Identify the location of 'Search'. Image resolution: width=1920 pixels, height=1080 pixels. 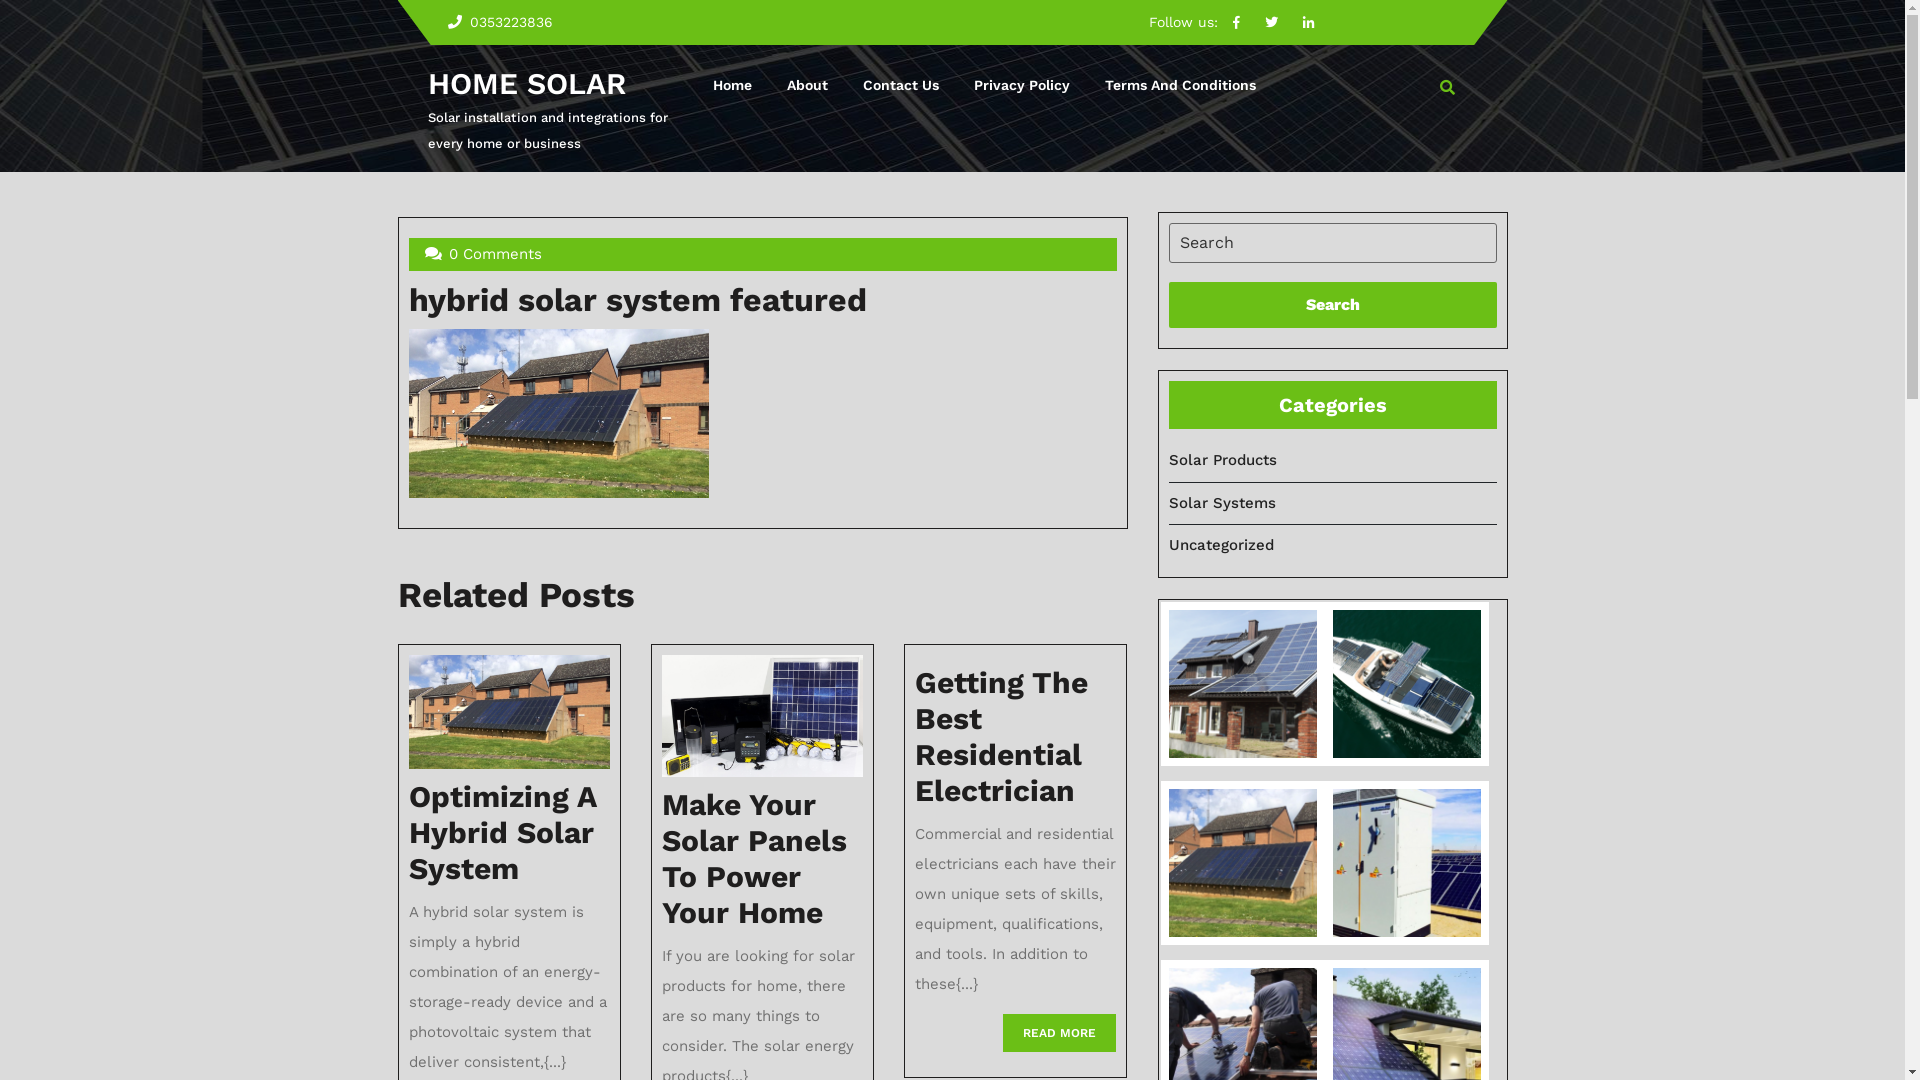
(1331, 304).